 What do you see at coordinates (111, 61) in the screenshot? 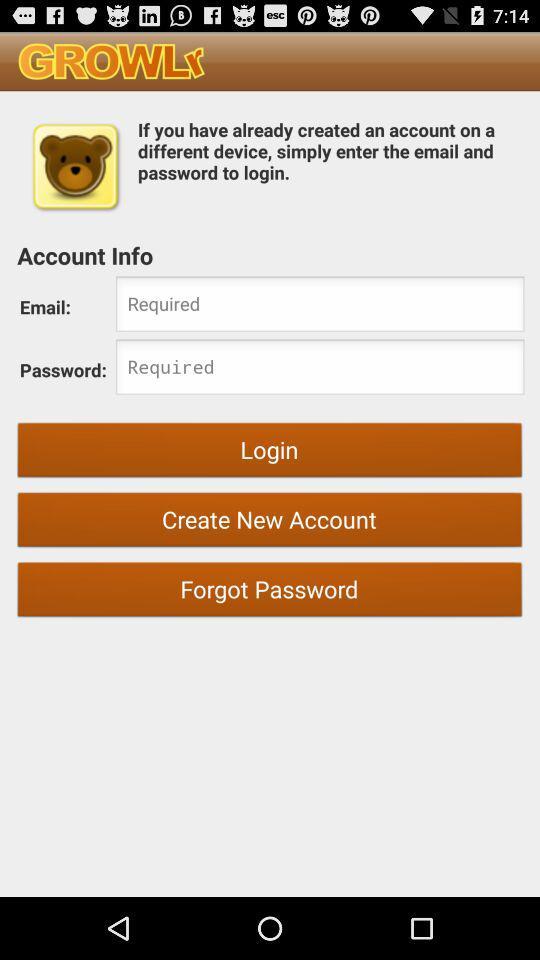
I see `the growlr in the top left corner` at bounding box center [111, 61].